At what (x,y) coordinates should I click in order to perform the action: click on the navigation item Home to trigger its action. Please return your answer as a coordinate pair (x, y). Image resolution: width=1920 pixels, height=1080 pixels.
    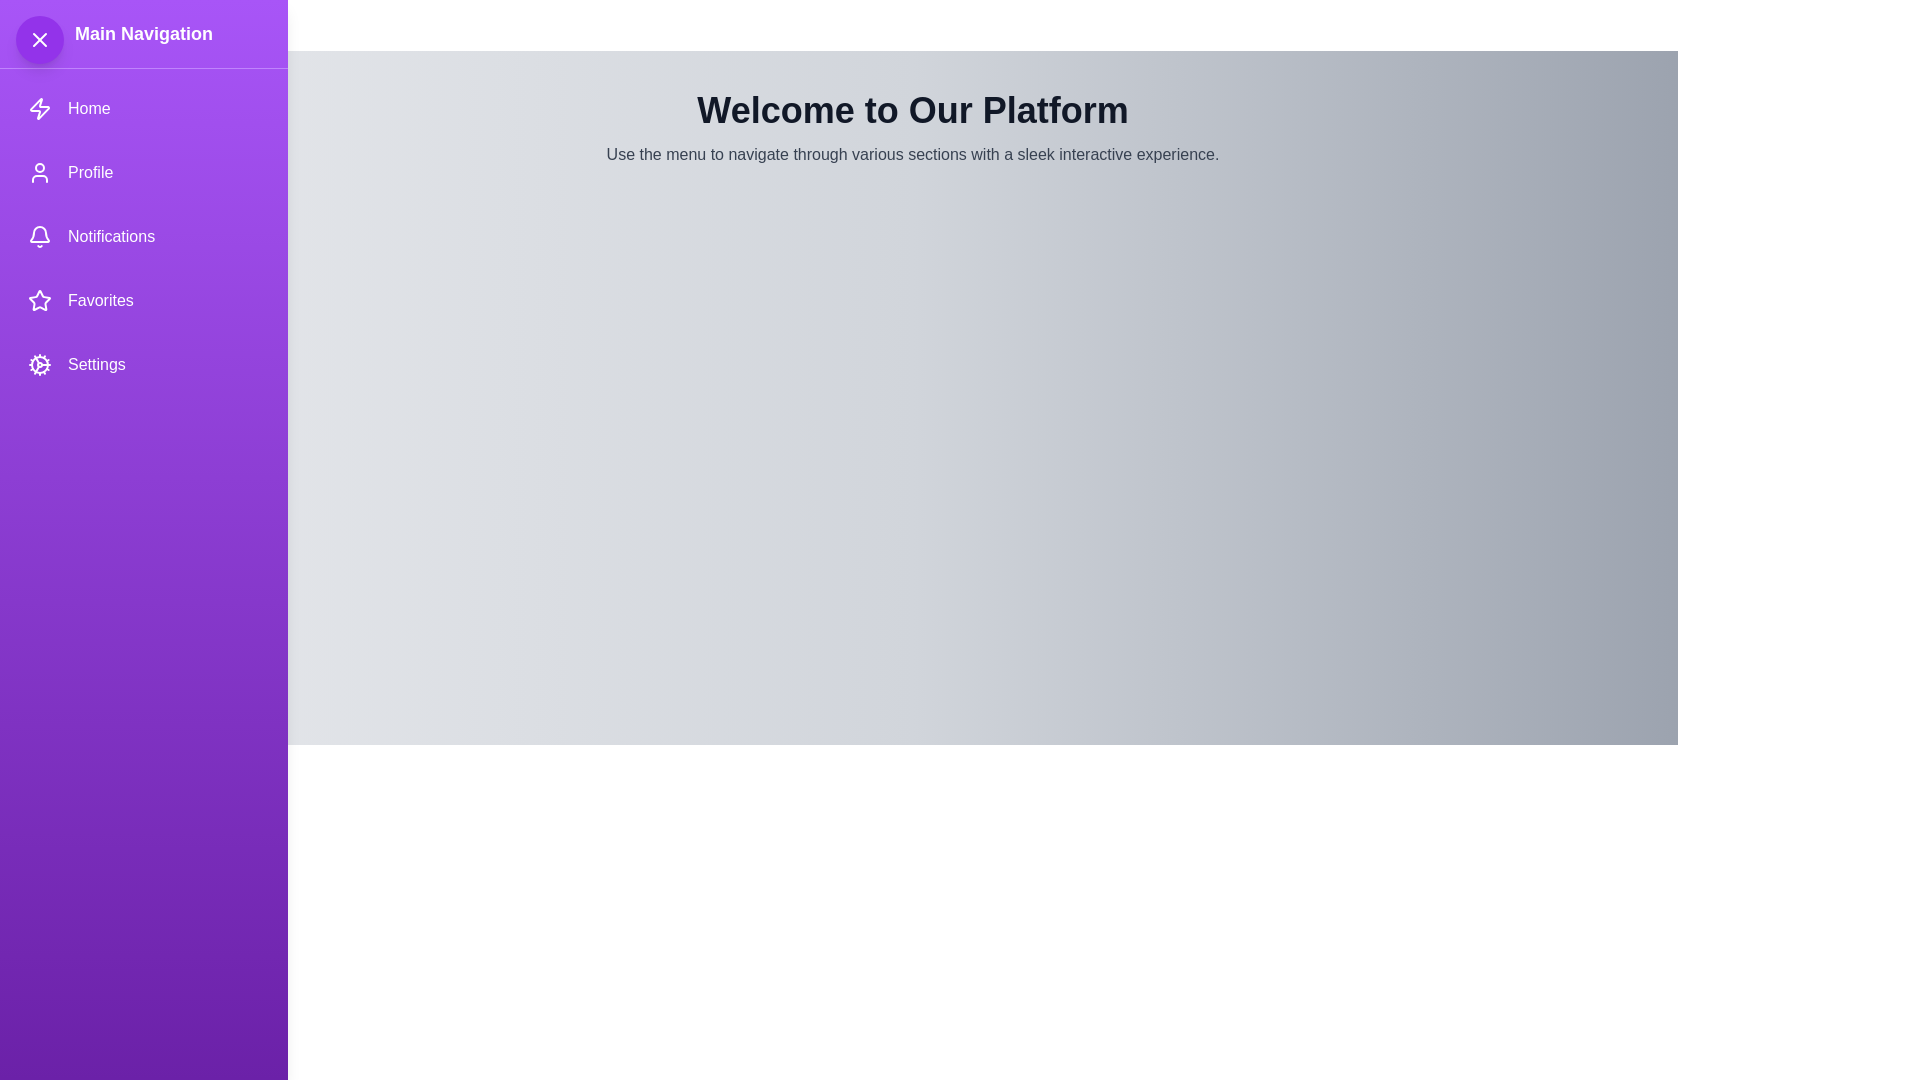
    Looking at the image, I should click on (143, 108).